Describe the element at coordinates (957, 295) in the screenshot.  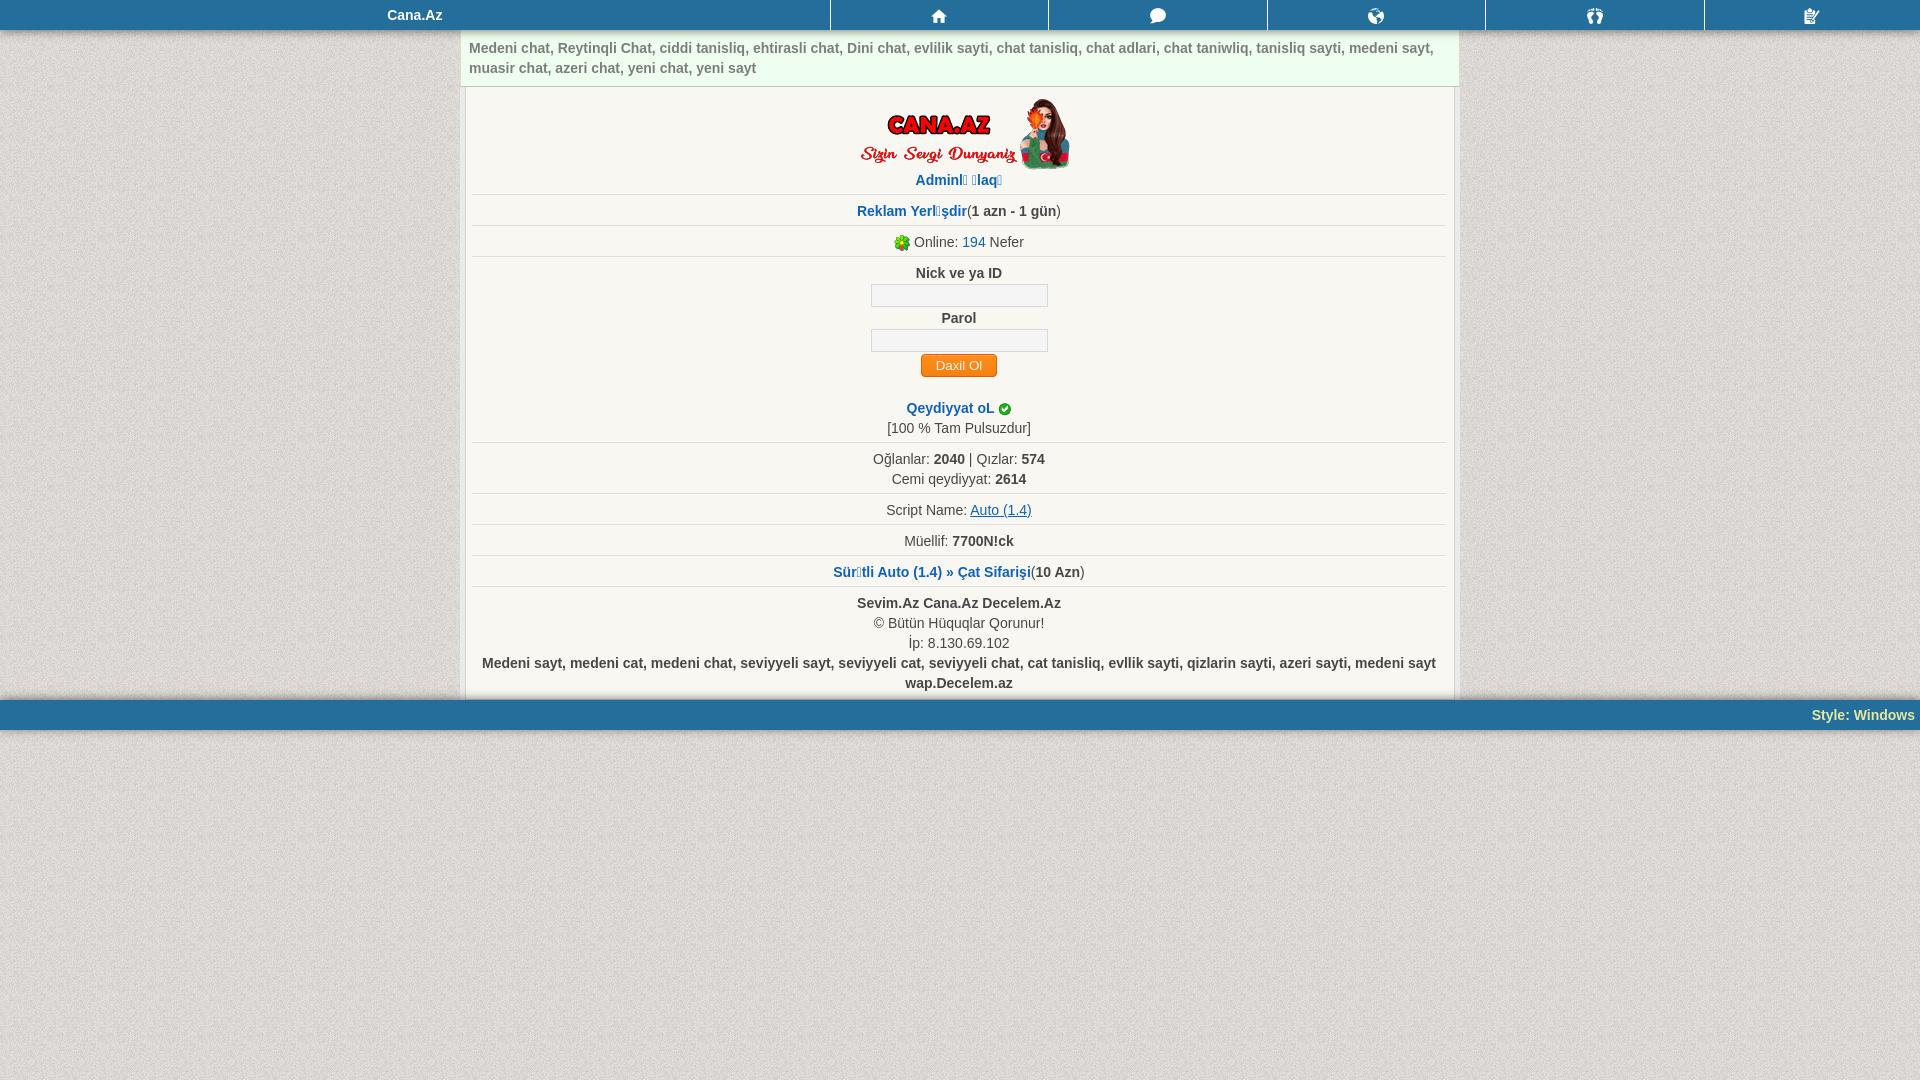
I see `'nick'` at that location.